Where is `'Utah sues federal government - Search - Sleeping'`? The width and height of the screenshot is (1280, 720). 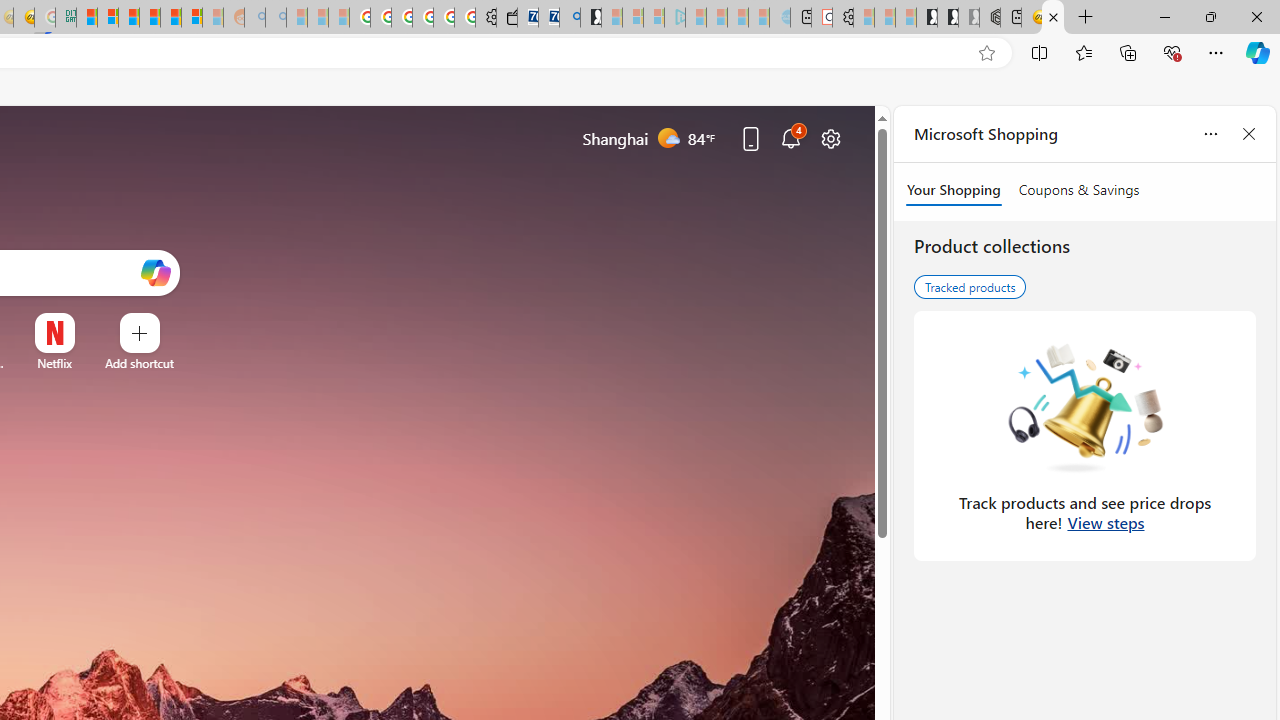 'Utah sues federal government - Search - Sleeping' is located at coordinates (274, 17).